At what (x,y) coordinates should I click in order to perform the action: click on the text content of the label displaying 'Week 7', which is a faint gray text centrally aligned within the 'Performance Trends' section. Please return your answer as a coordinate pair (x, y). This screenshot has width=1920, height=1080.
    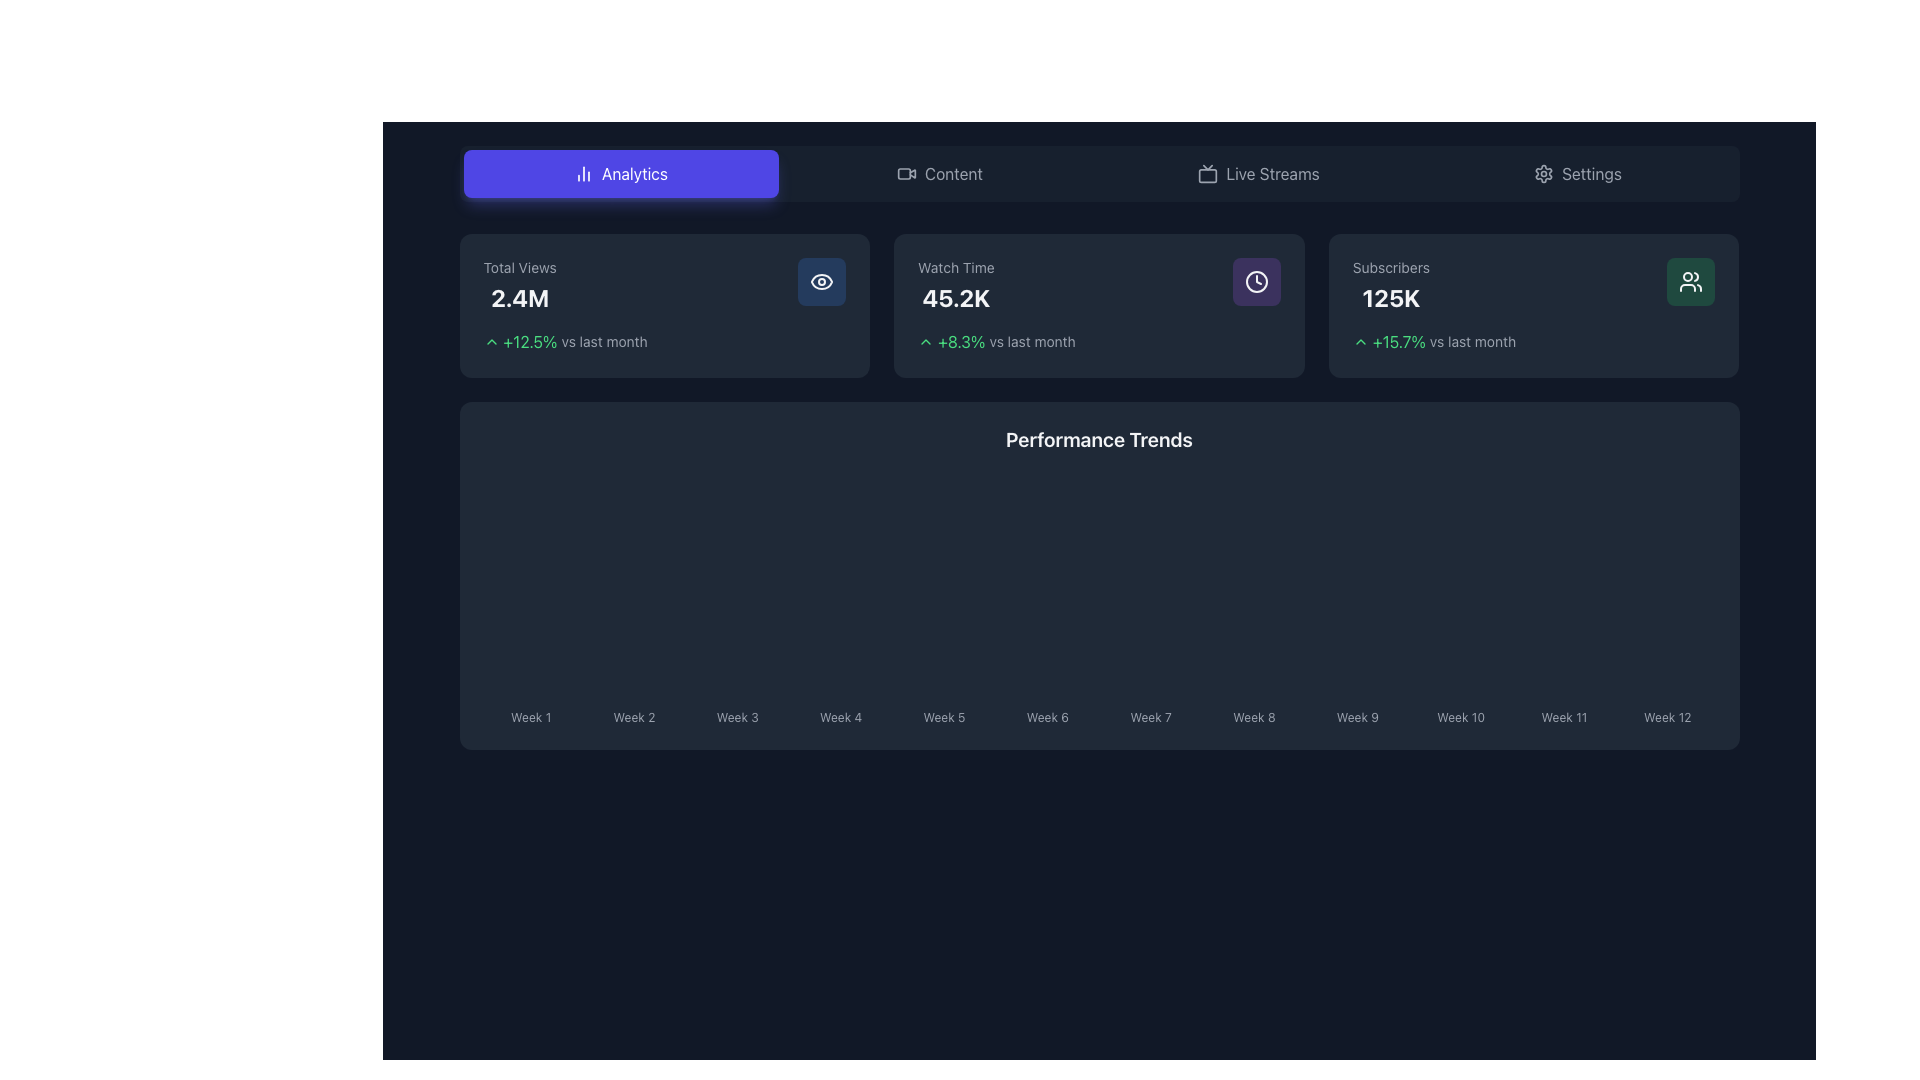
    Looking at the image, I should click on (1151, 712).